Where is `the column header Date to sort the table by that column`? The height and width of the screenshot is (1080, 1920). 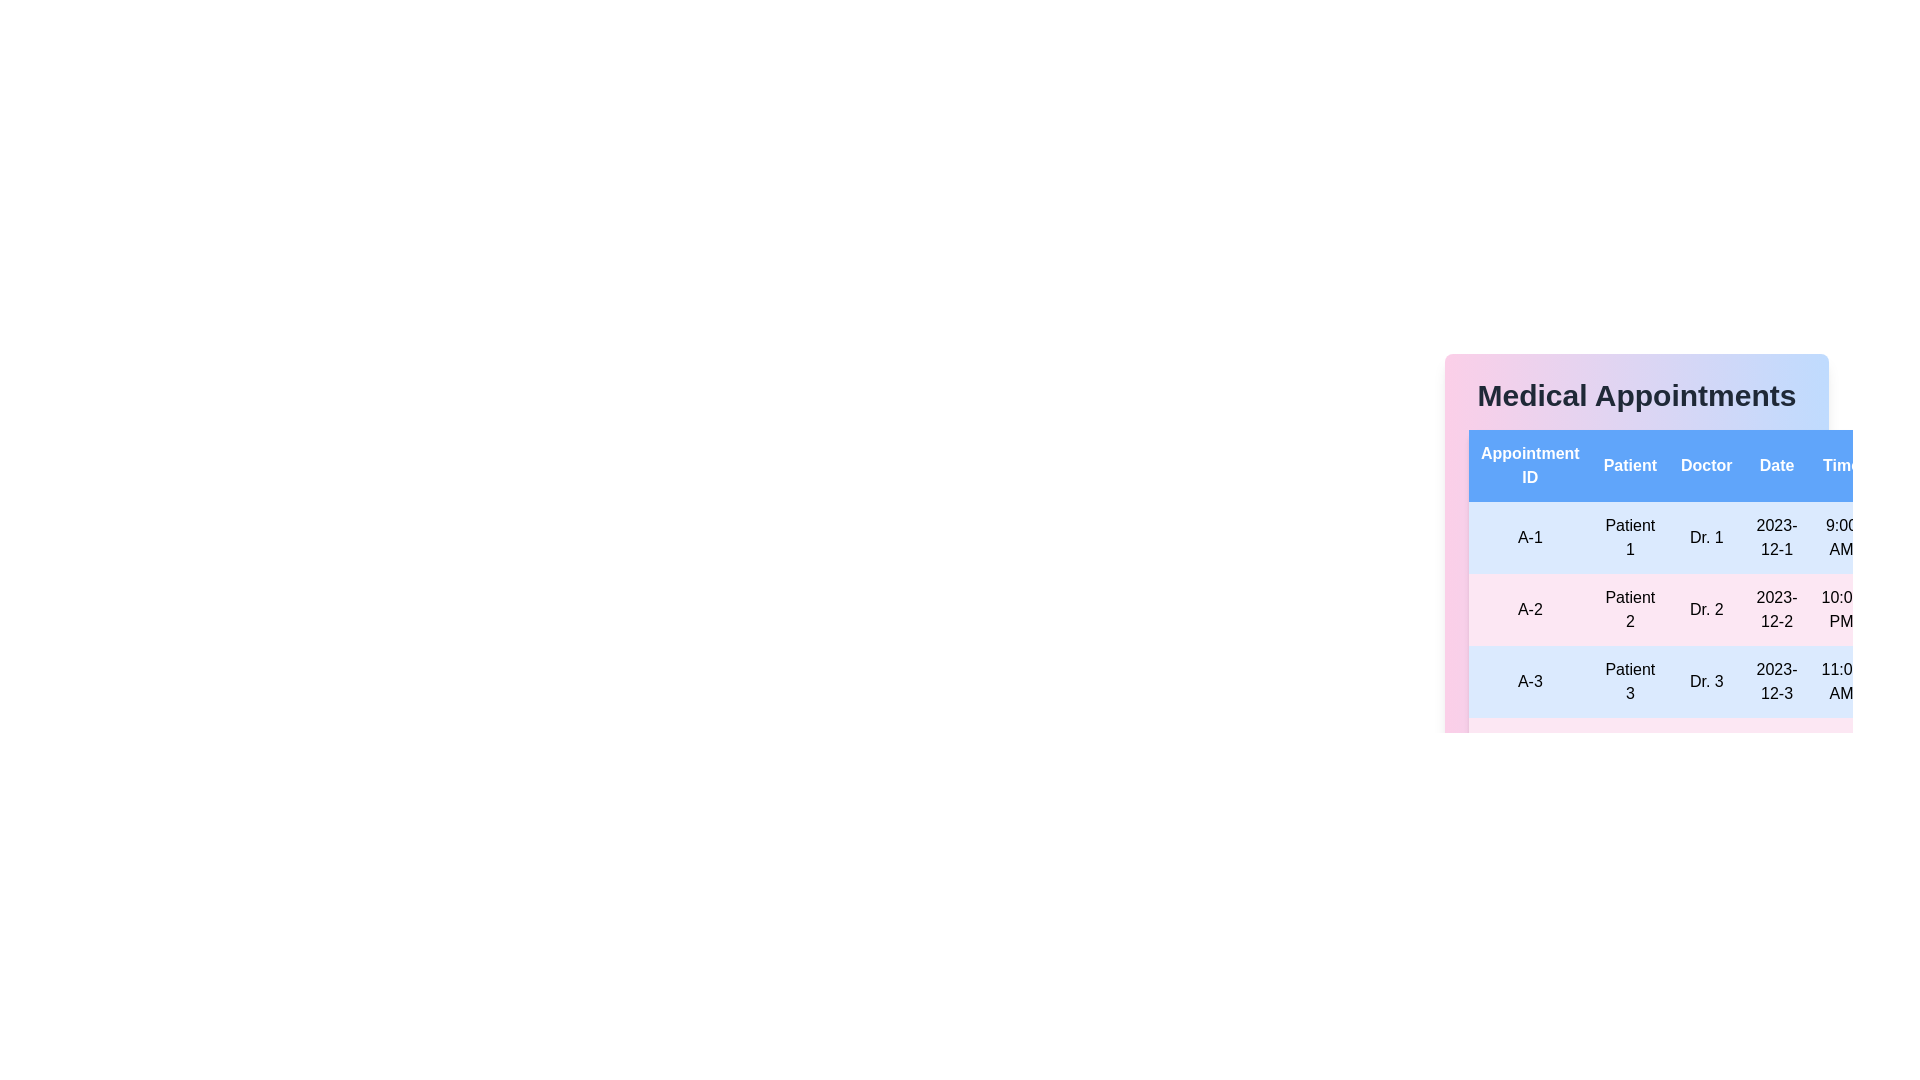
the column header Date to sort the table by that column is located at coordinates (1776, 466).